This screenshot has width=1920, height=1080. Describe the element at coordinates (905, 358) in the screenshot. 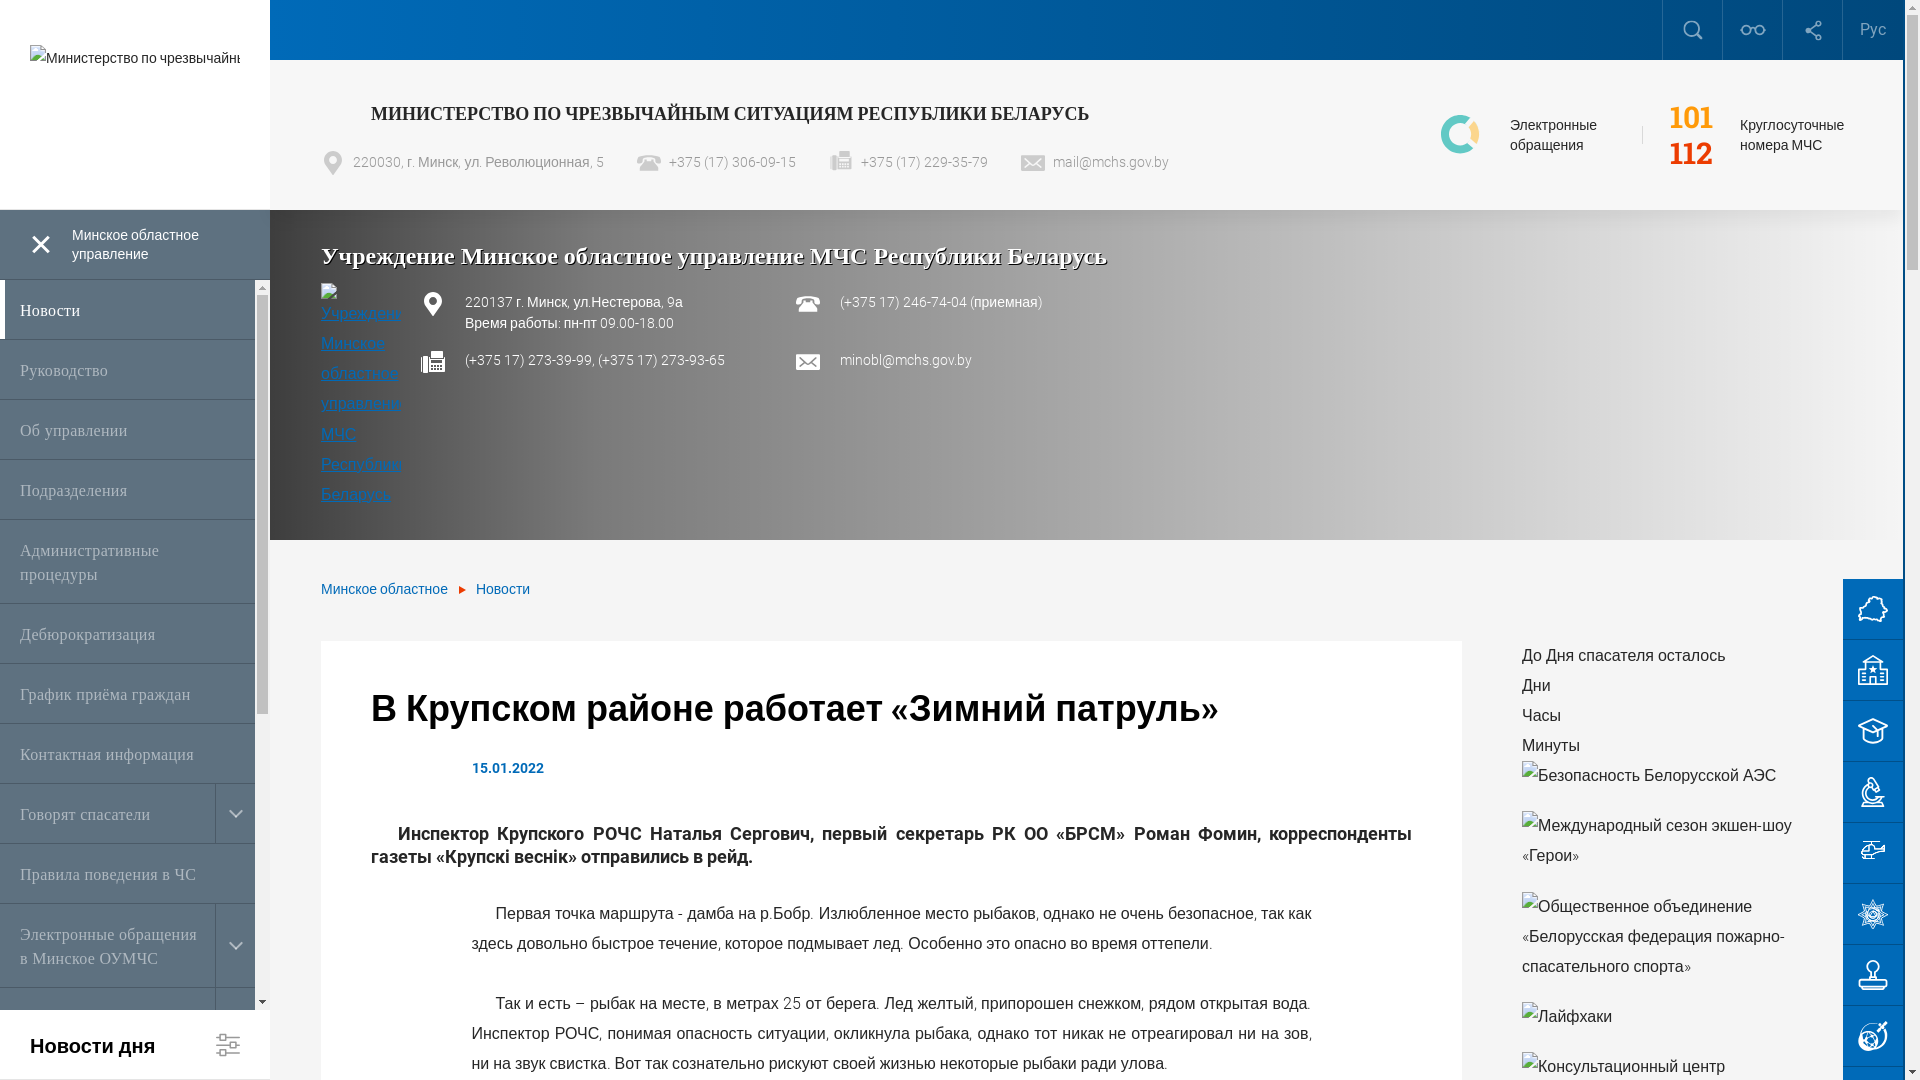

I see `'minobl@mchs.gov.by'` at that location.